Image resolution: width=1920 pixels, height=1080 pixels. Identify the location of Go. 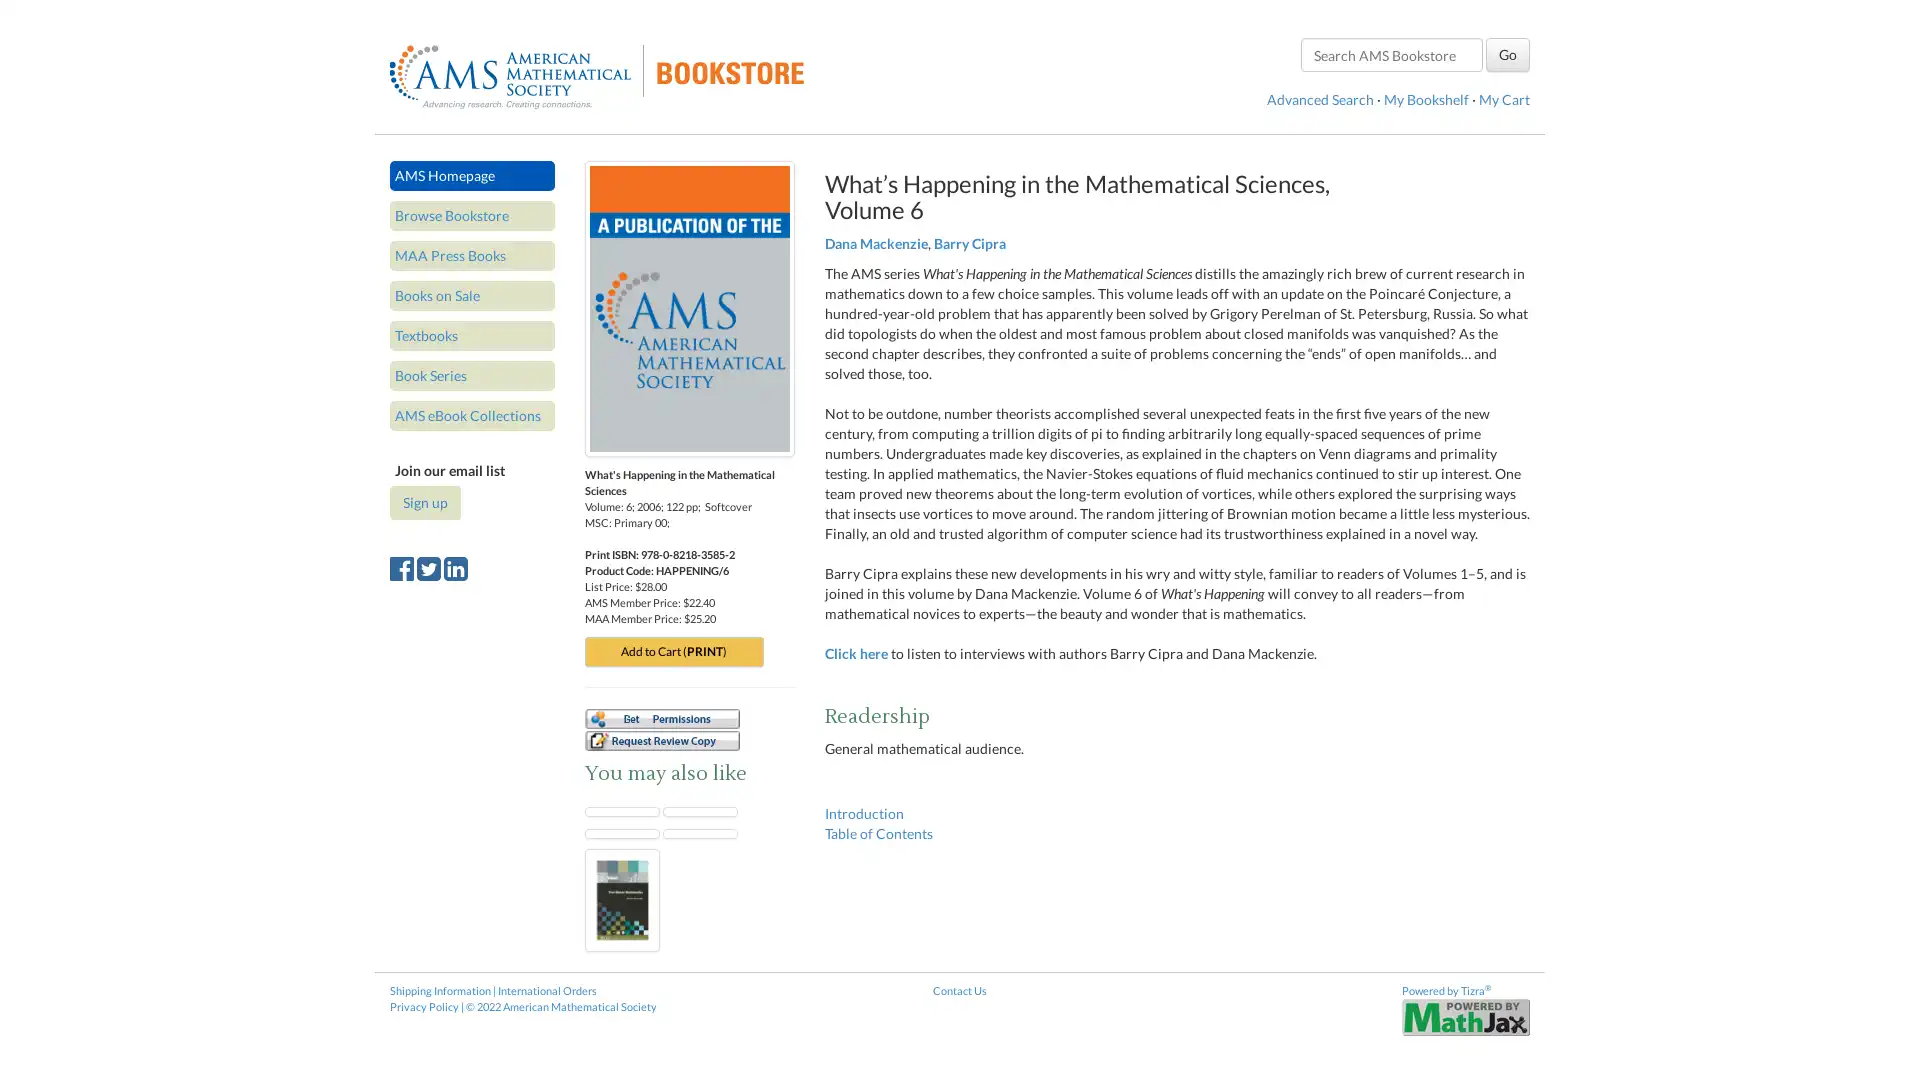
(1507, 53).